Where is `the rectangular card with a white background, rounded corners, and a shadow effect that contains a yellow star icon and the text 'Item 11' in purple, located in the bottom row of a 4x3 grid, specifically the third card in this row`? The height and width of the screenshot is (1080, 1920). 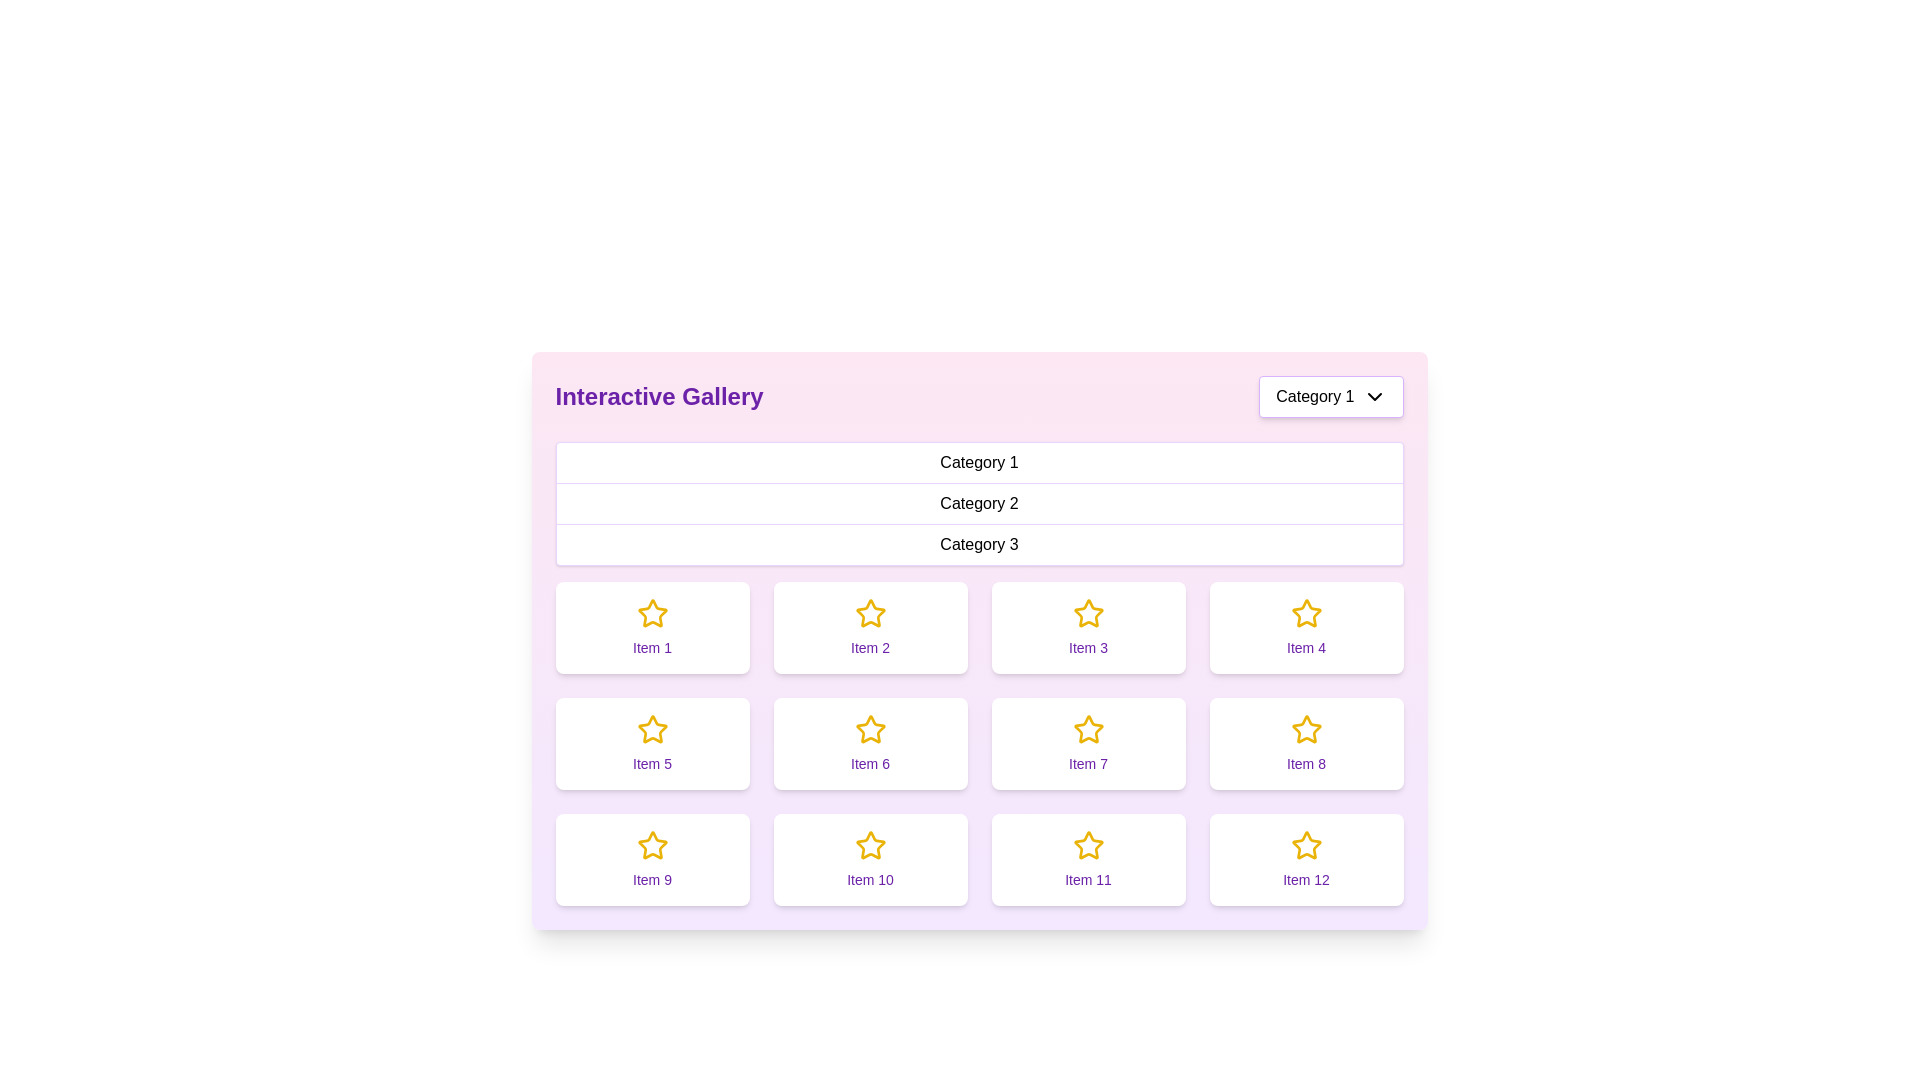
the rectangular card with a white background, rounded corners, and a shadow effect that contains a yellow star icon and the text 'Item 11' in purple, located in the bottom row of a 4x3 grid, specifically the third card in this row is located at coordinates (1087, 859).